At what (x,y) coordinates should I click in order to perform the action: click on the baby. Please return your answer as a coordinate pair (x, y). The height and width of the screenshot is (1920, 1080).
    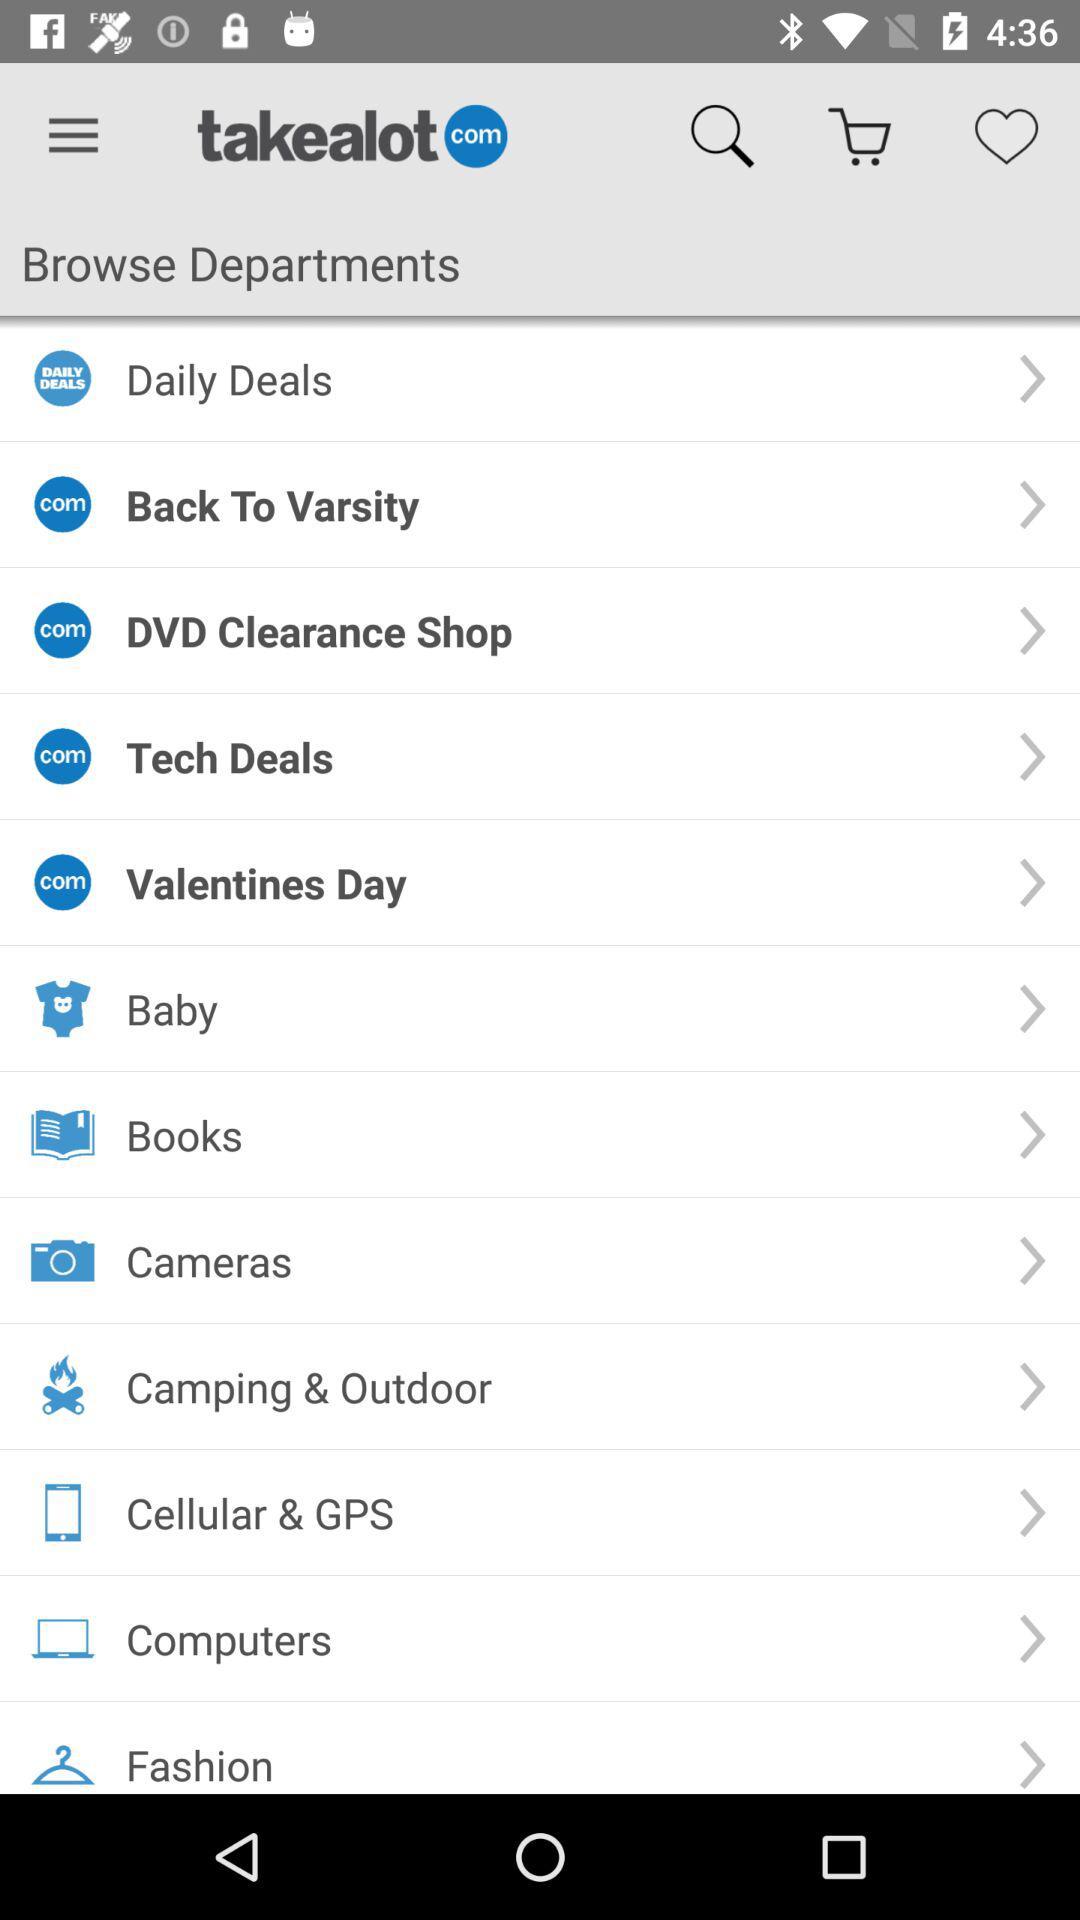
    Looking at the image, I should click on (555, 1008).